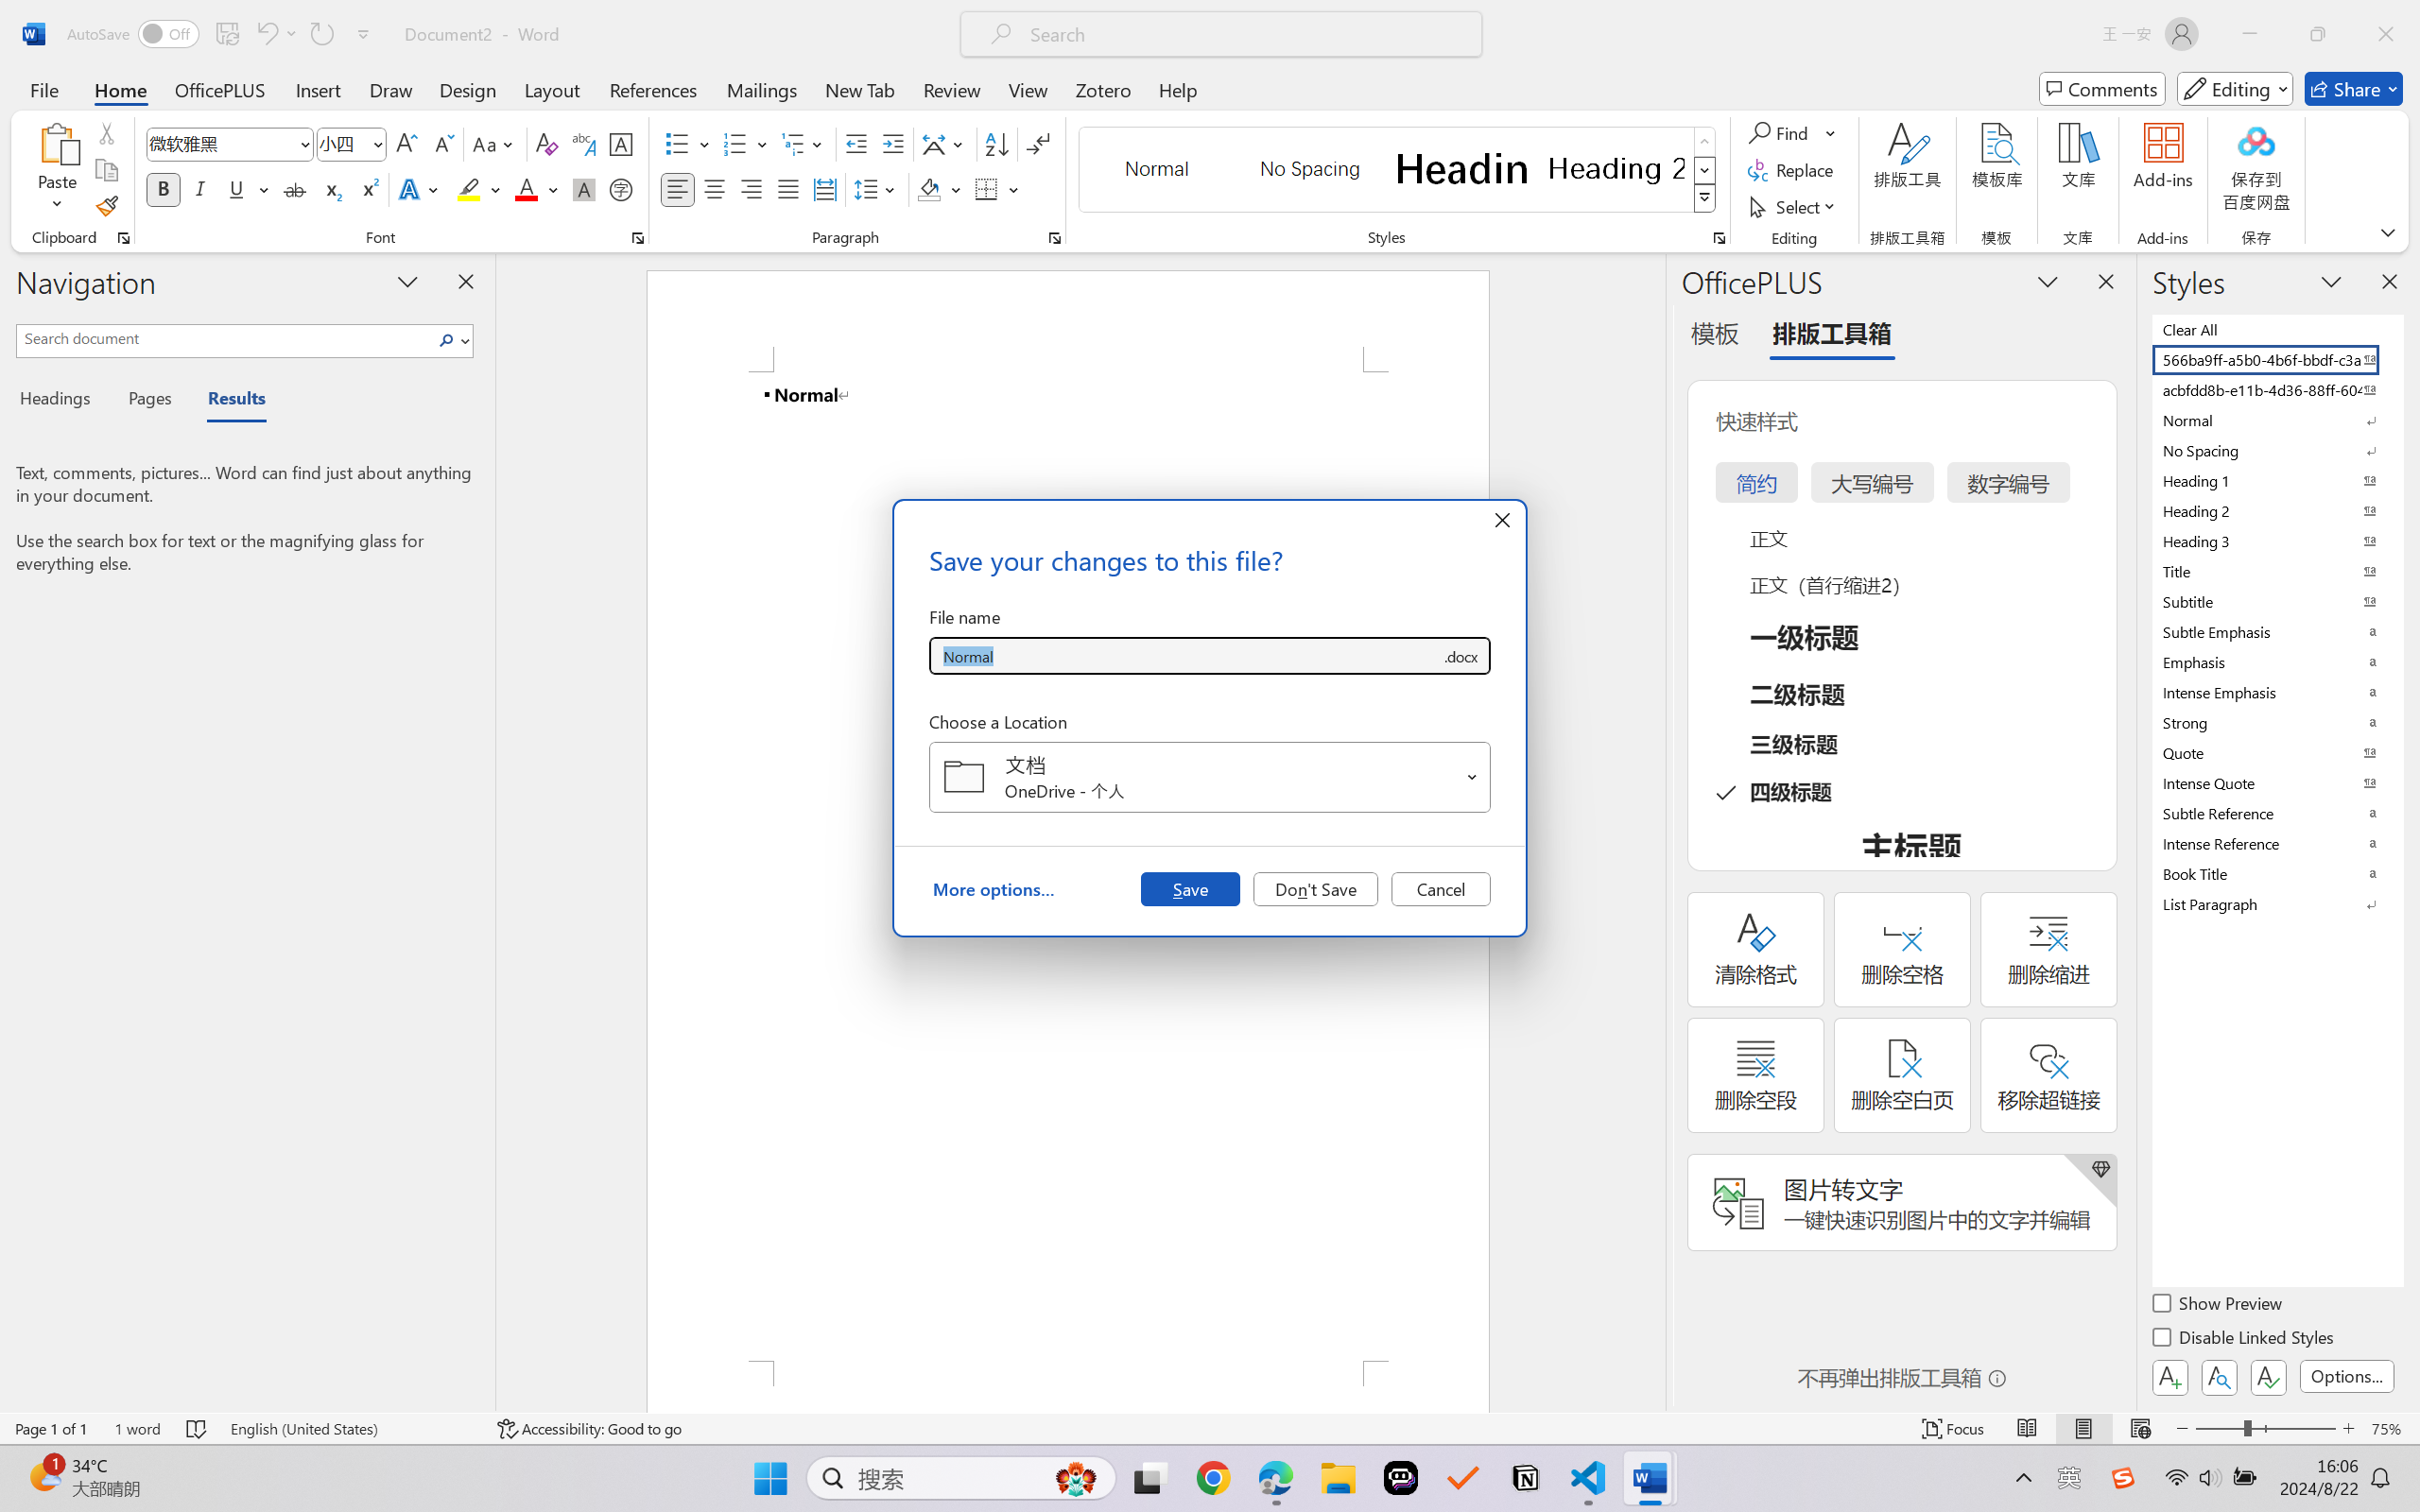 The image size is (2420, 1512). Describe the element at coordinates (1718, 237) in the screenshot. I see `'Styles...'` at that location.